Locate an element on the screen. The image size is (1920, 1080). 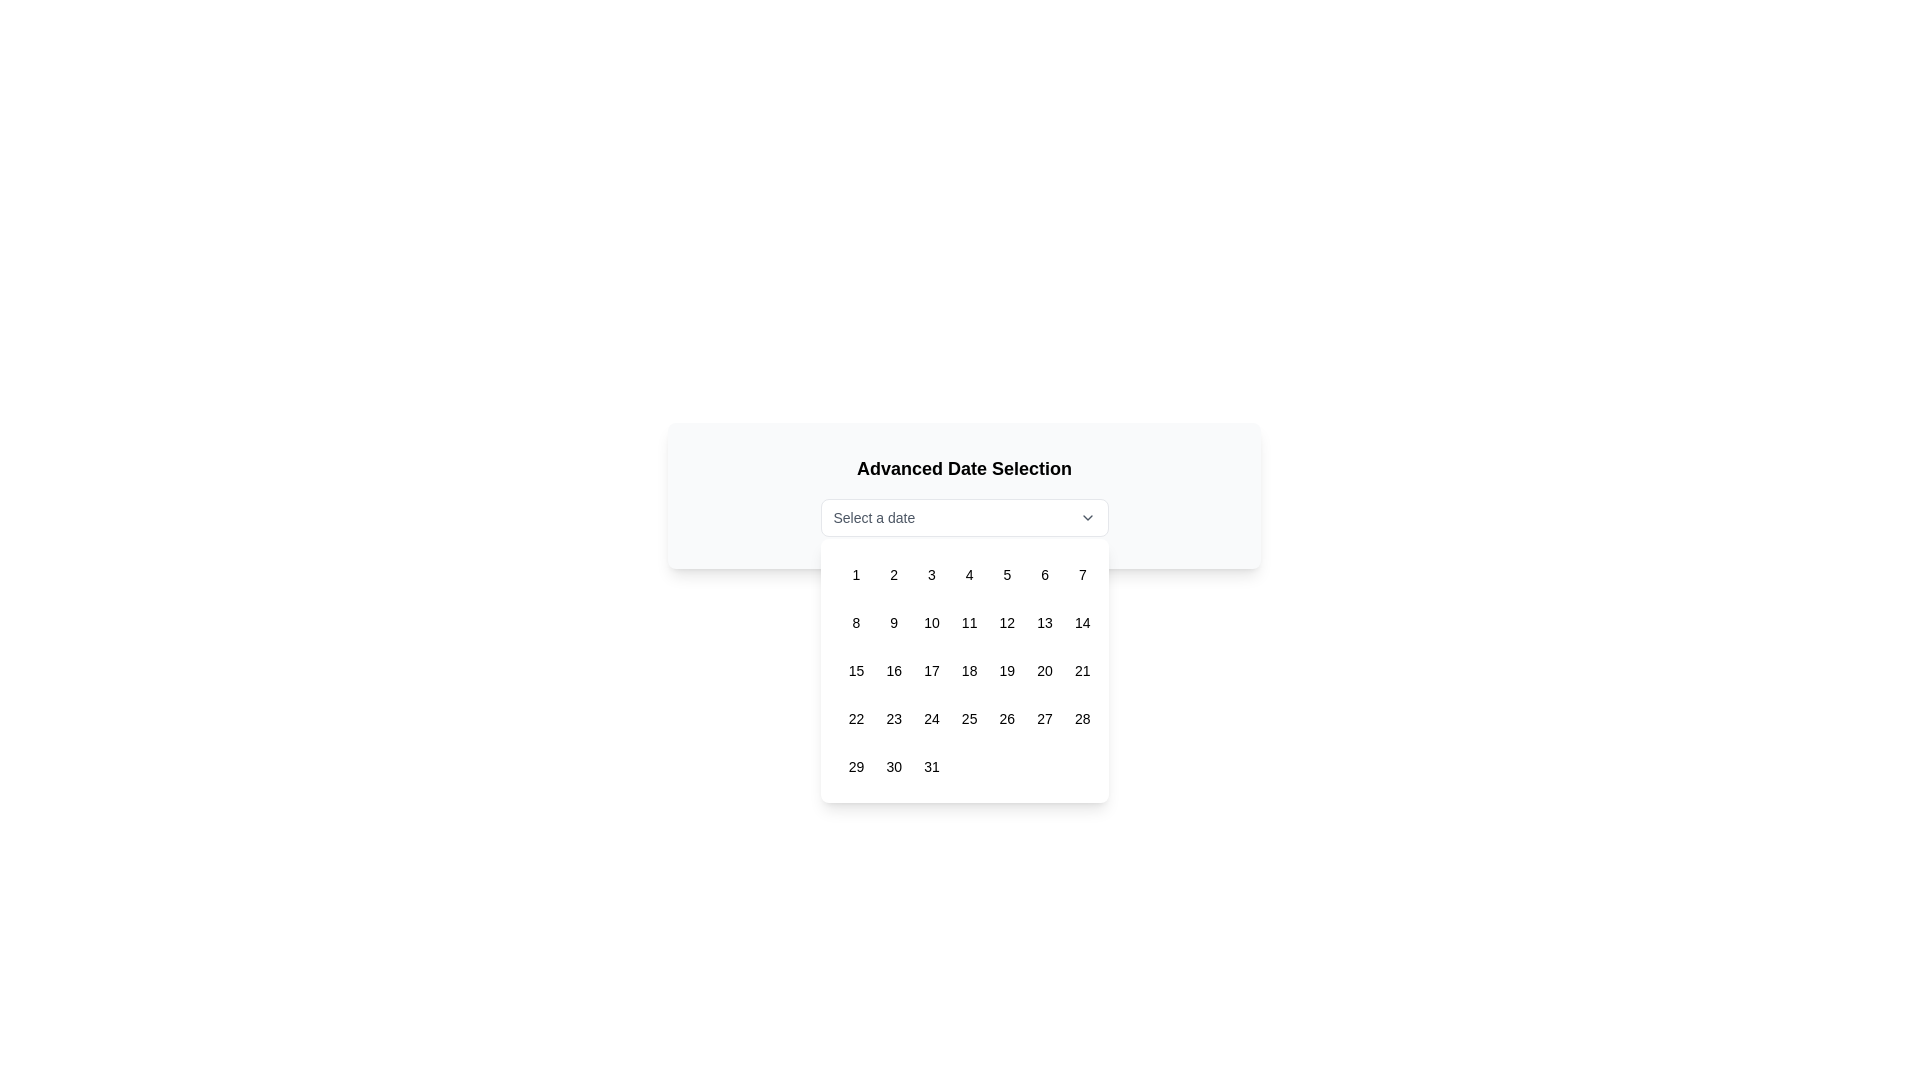
the button representing 'day 28' in the calendar date selector is located at coordinates (1081, 717).